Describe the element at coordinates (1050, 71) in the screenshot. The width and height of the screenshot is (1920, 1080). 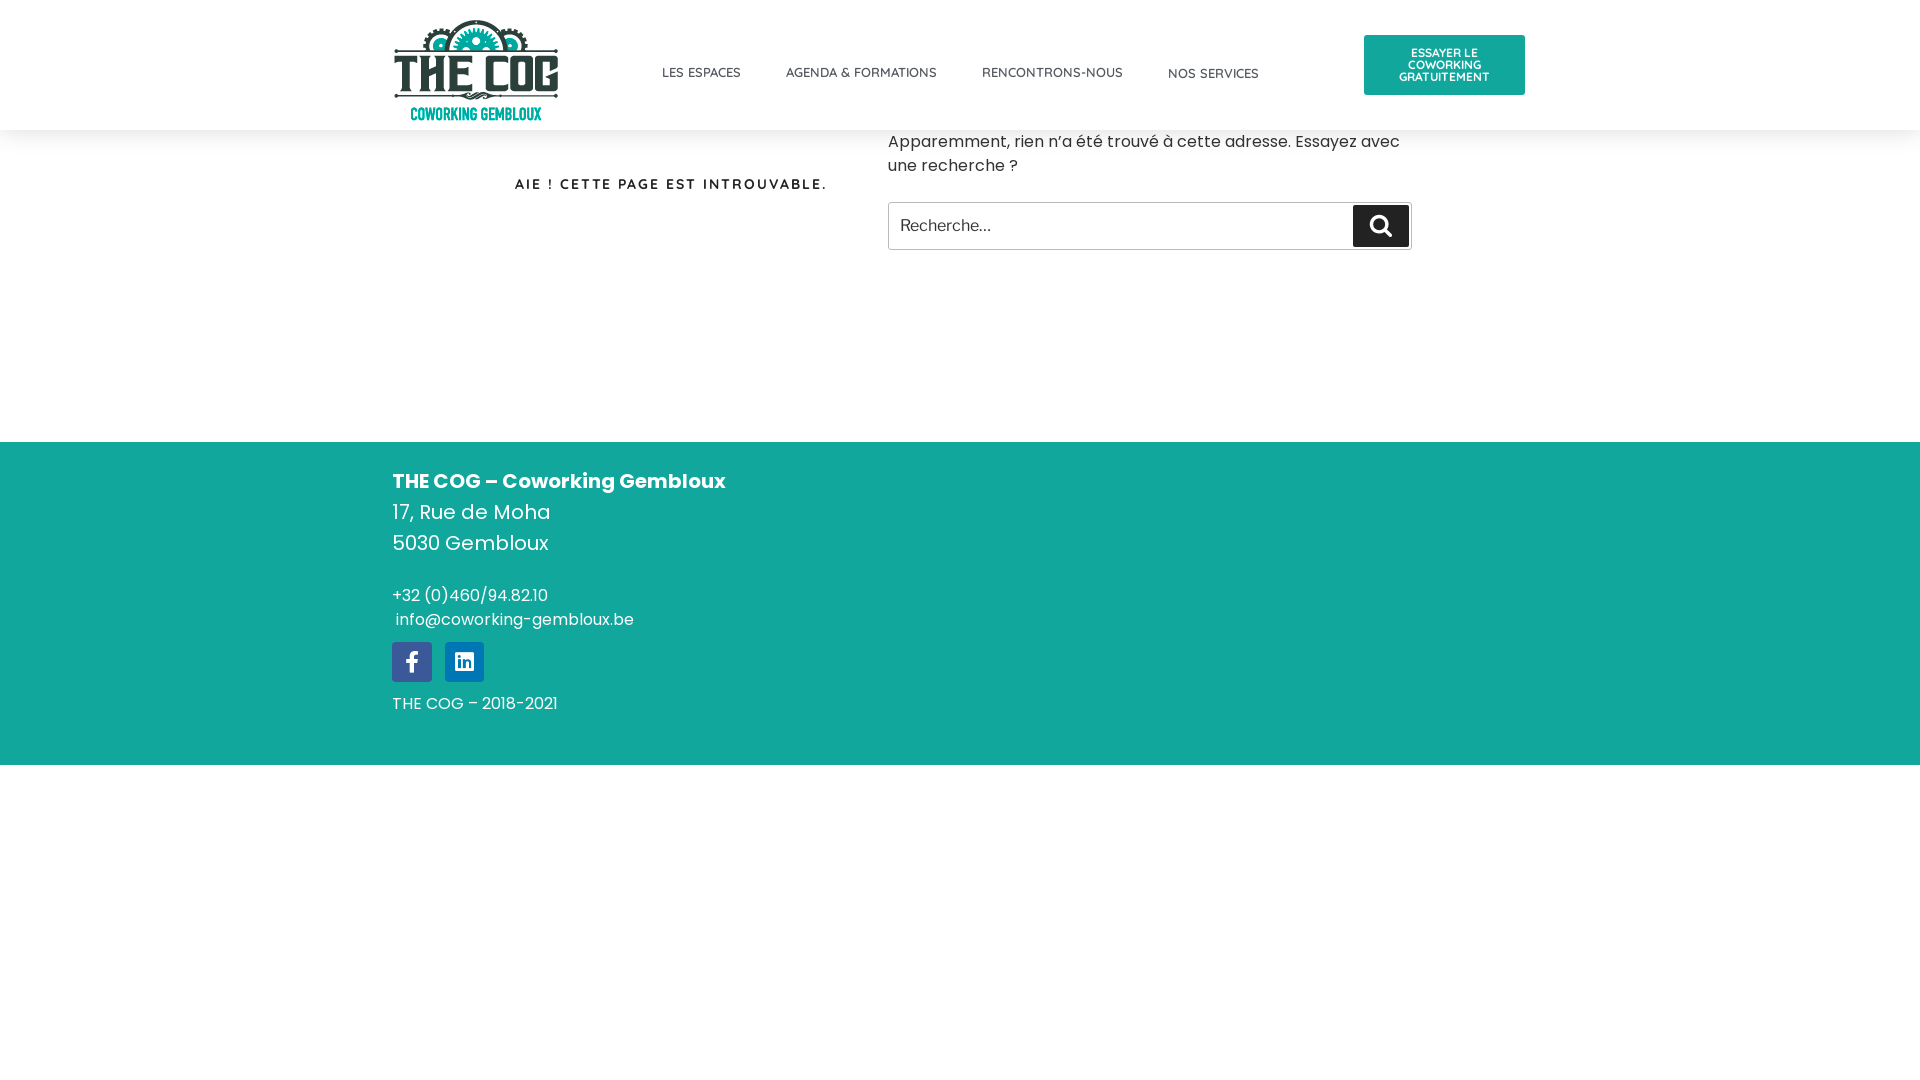
I see `'RENCONTRONS-NOUS'` at that location.